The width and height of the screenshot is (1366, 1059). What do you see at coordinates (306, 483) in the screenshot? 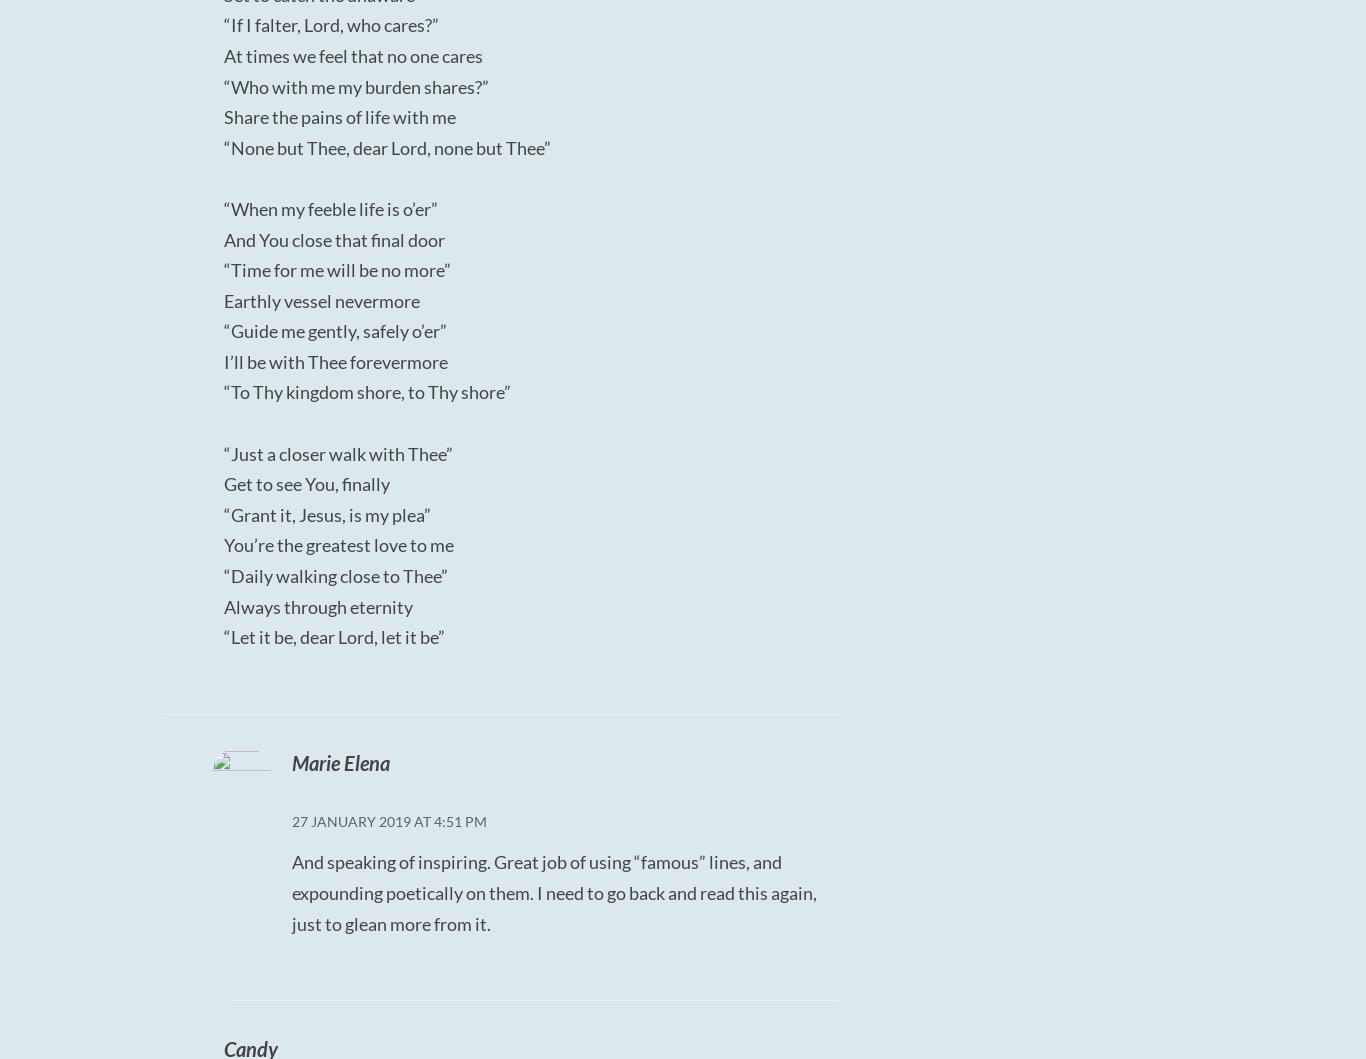
I see `'Get to see You, finally'` at bounding box center [306, 483].